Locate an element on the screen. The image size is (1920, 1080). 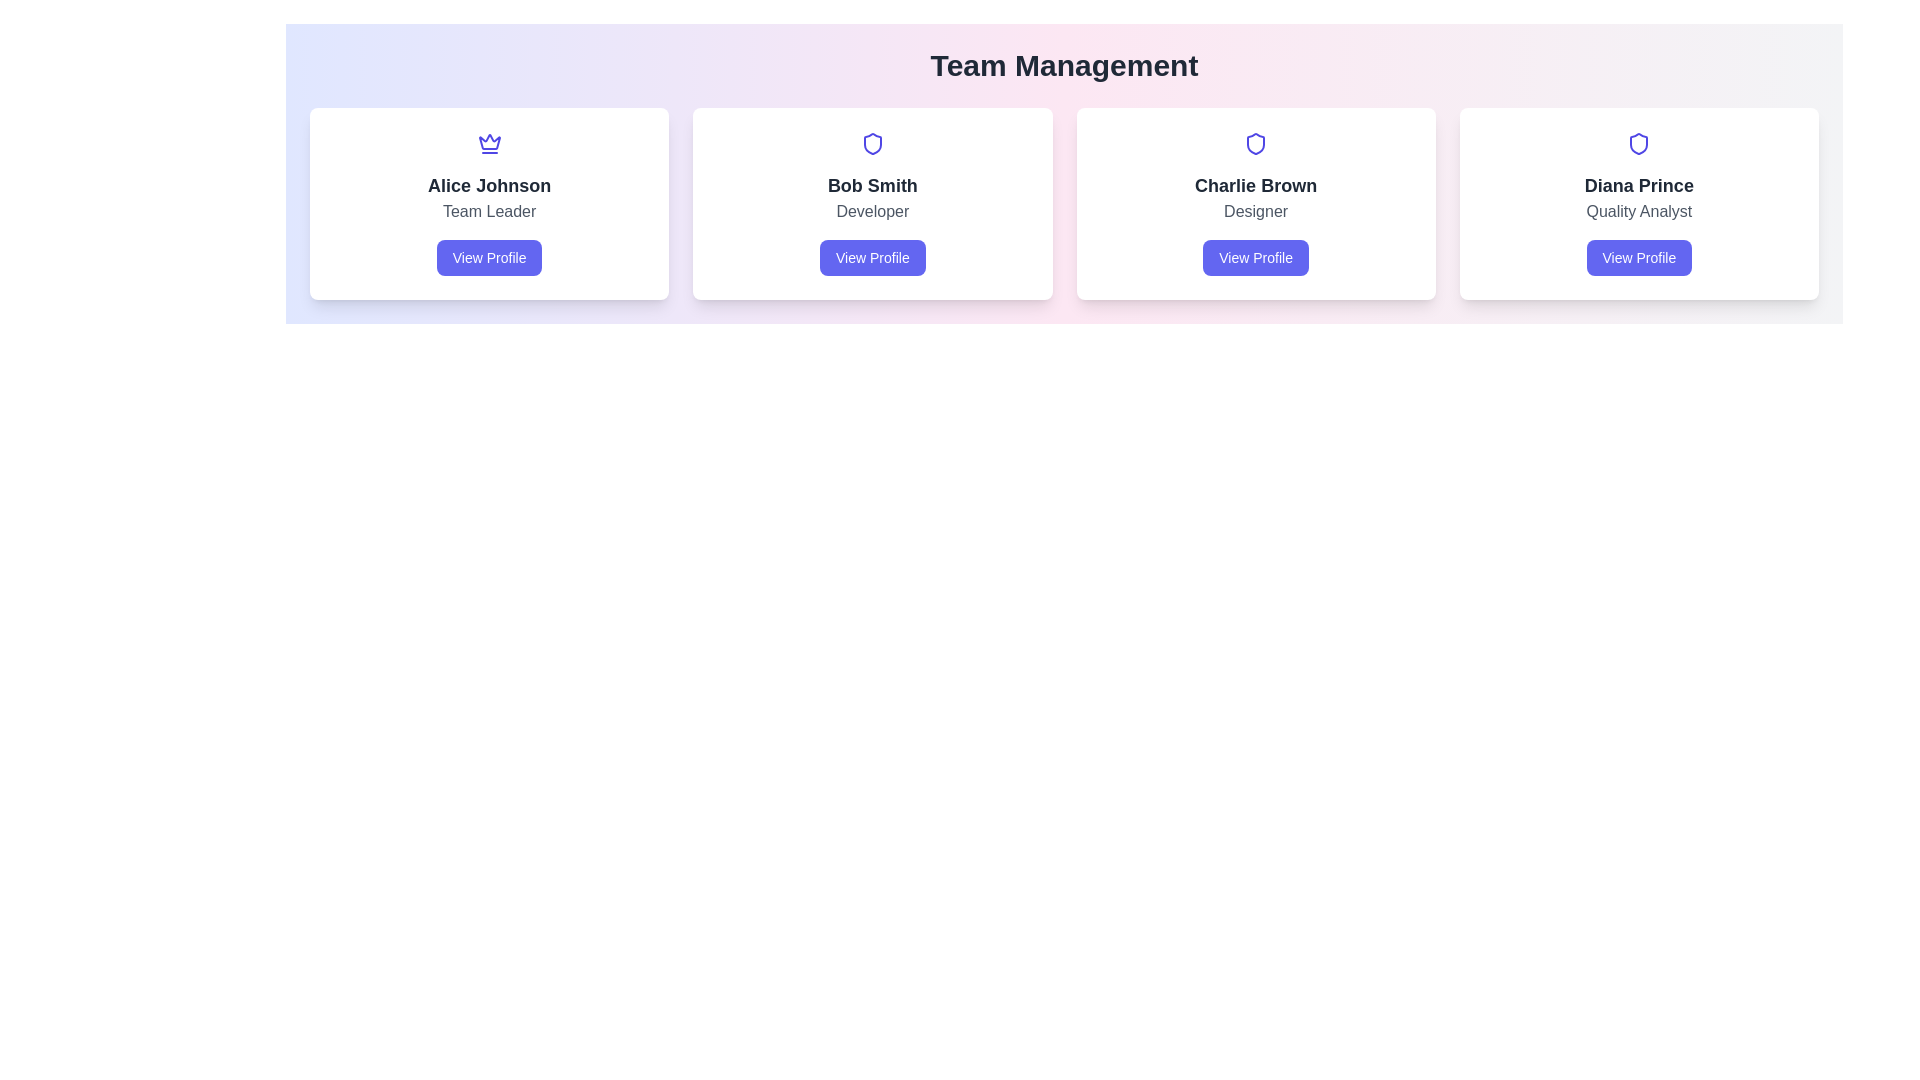
the decorative icon representing protection or security for 'Bob Smith', located at the top center of the card in the second column of the grid is located at coordinates (872, 142).